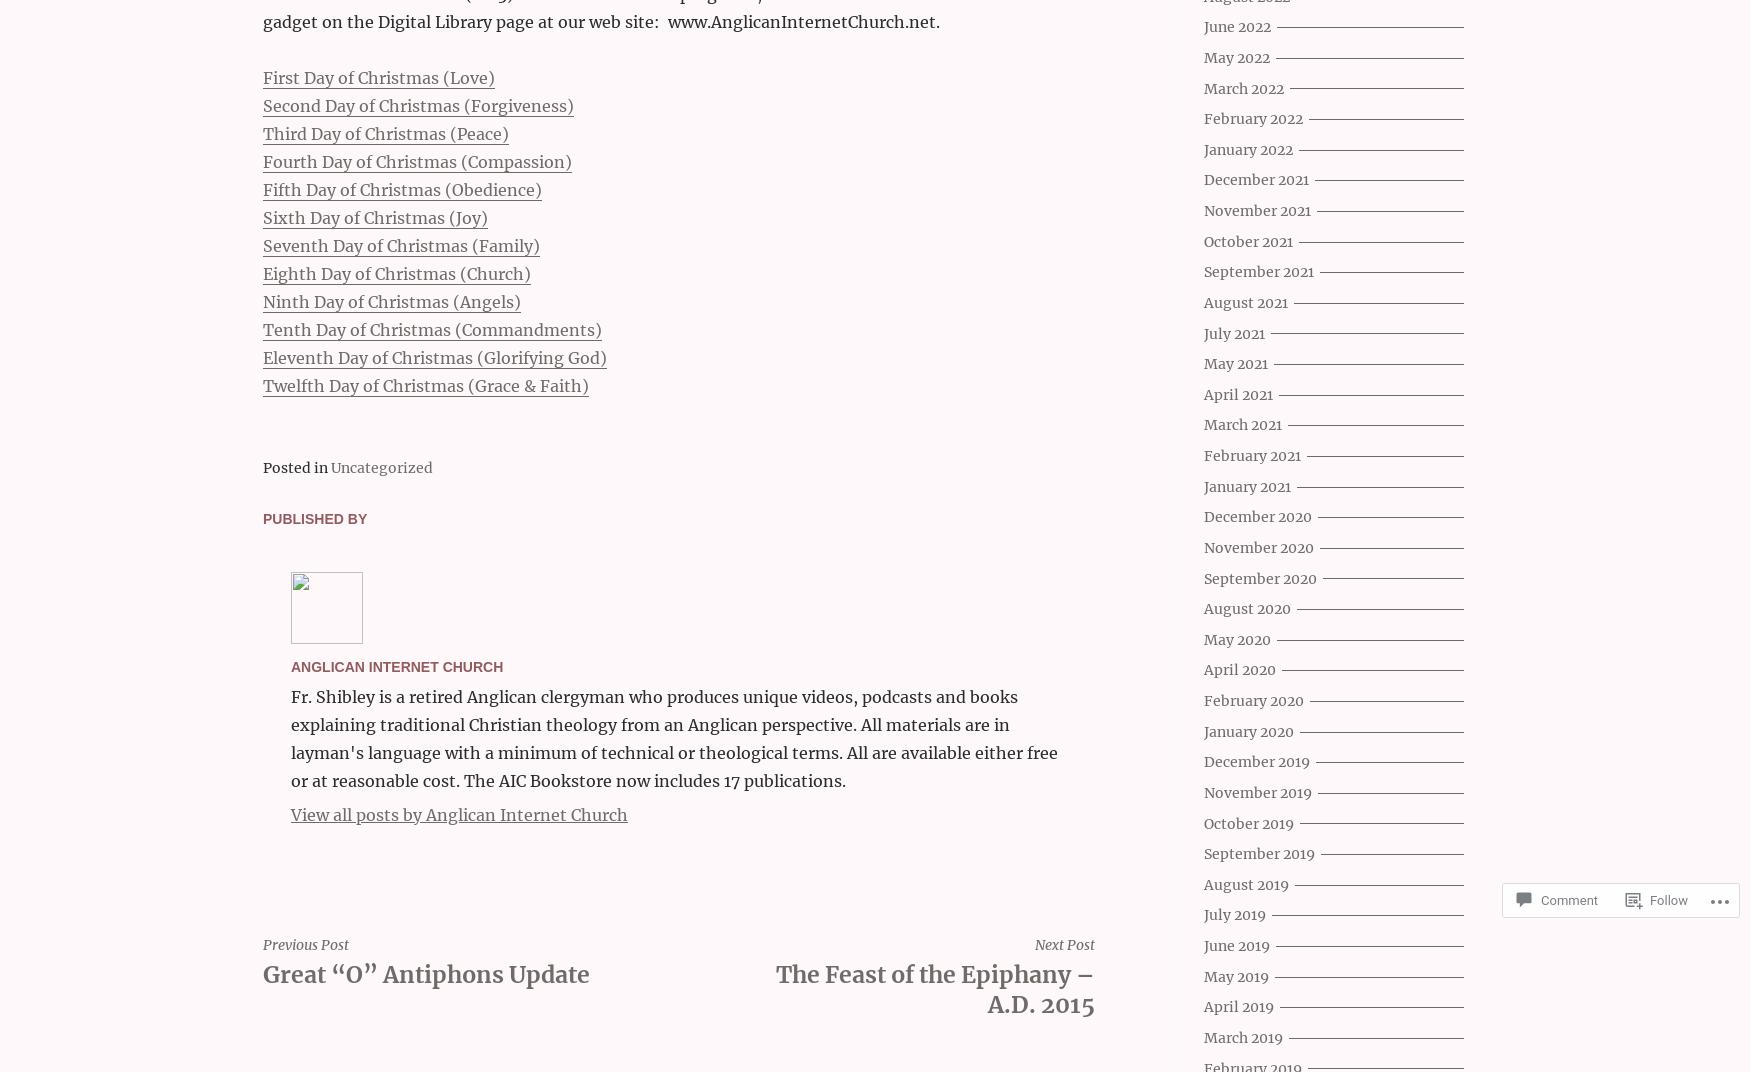 Image resolution: width=1750 pixels, height=1072 pixels. I want to click on 'Anglican Internet Church', so click(395, 666).